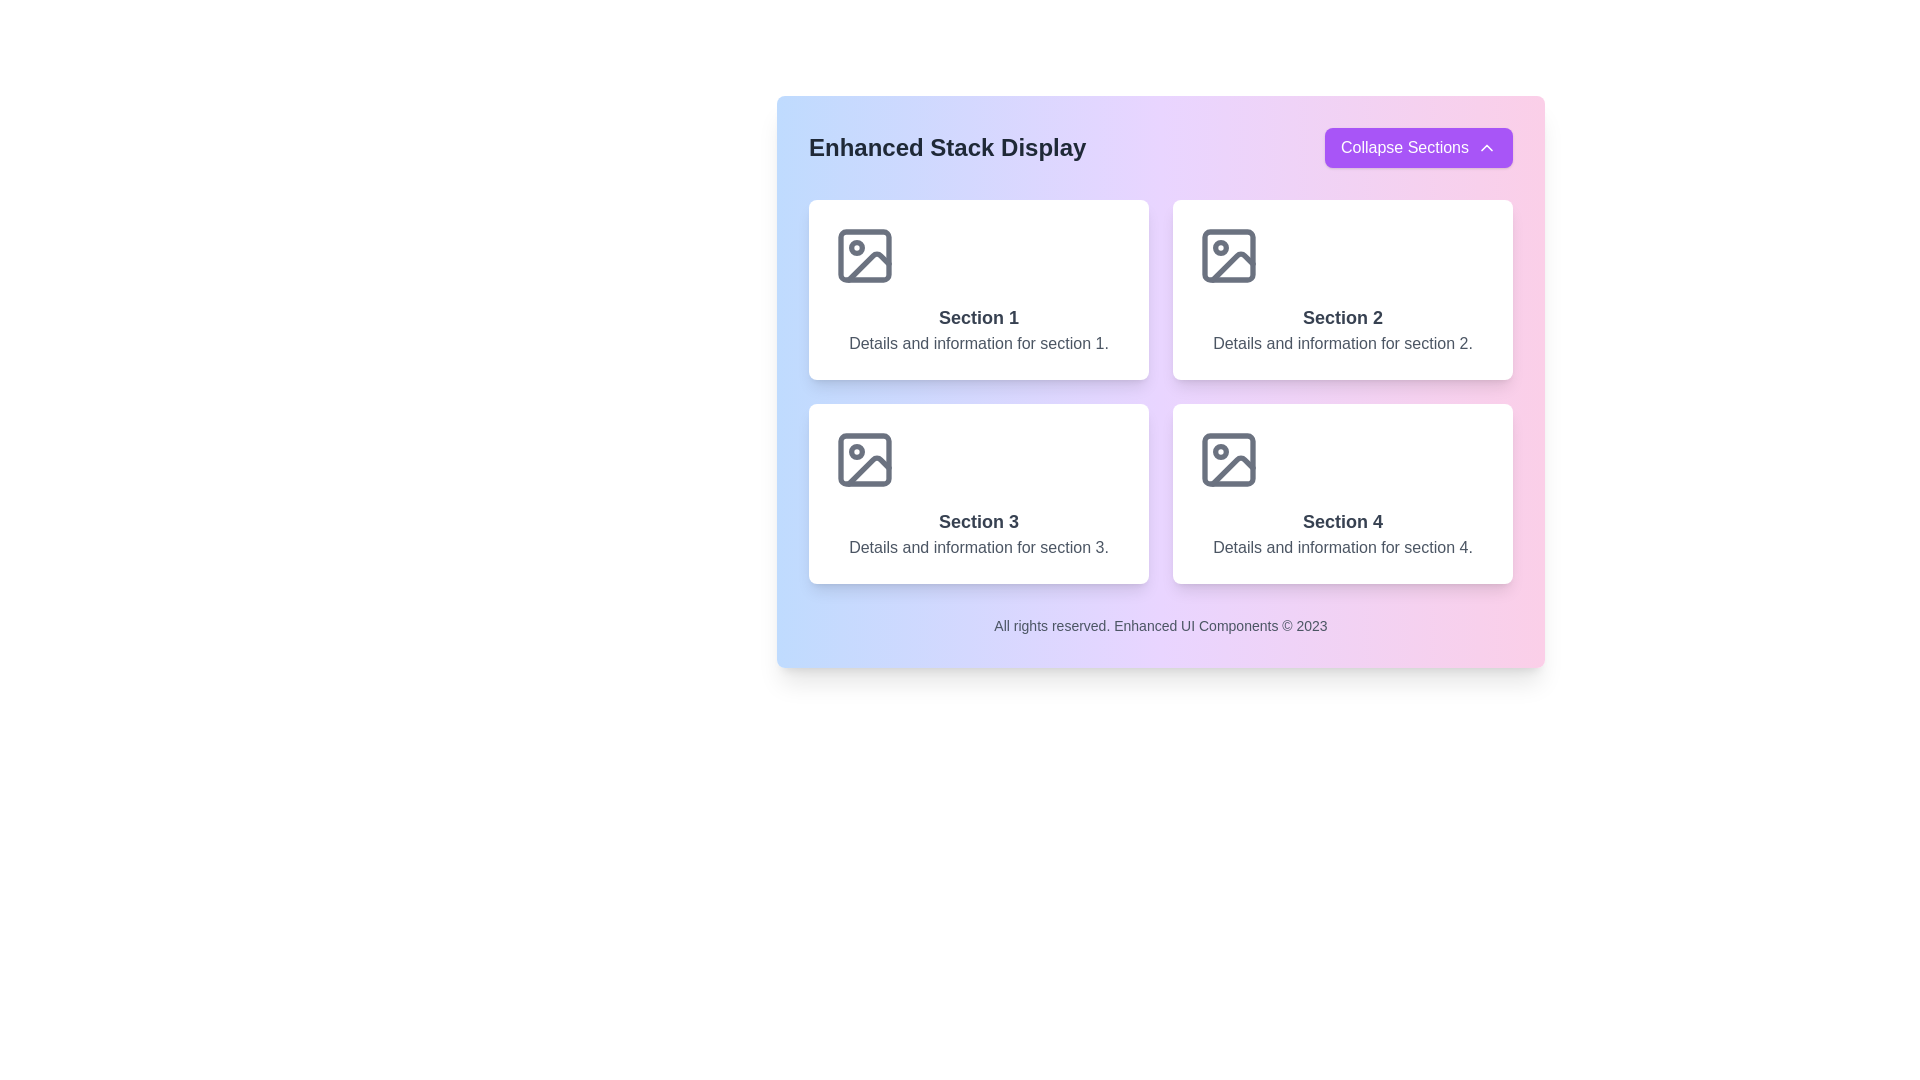 The width and height of the screenshot is (1920, 1080). I want to click on text from the Text Label located in the bottom part of the 'Section 4' card in the bottom-right corner of the grid, so click(1343, 547).